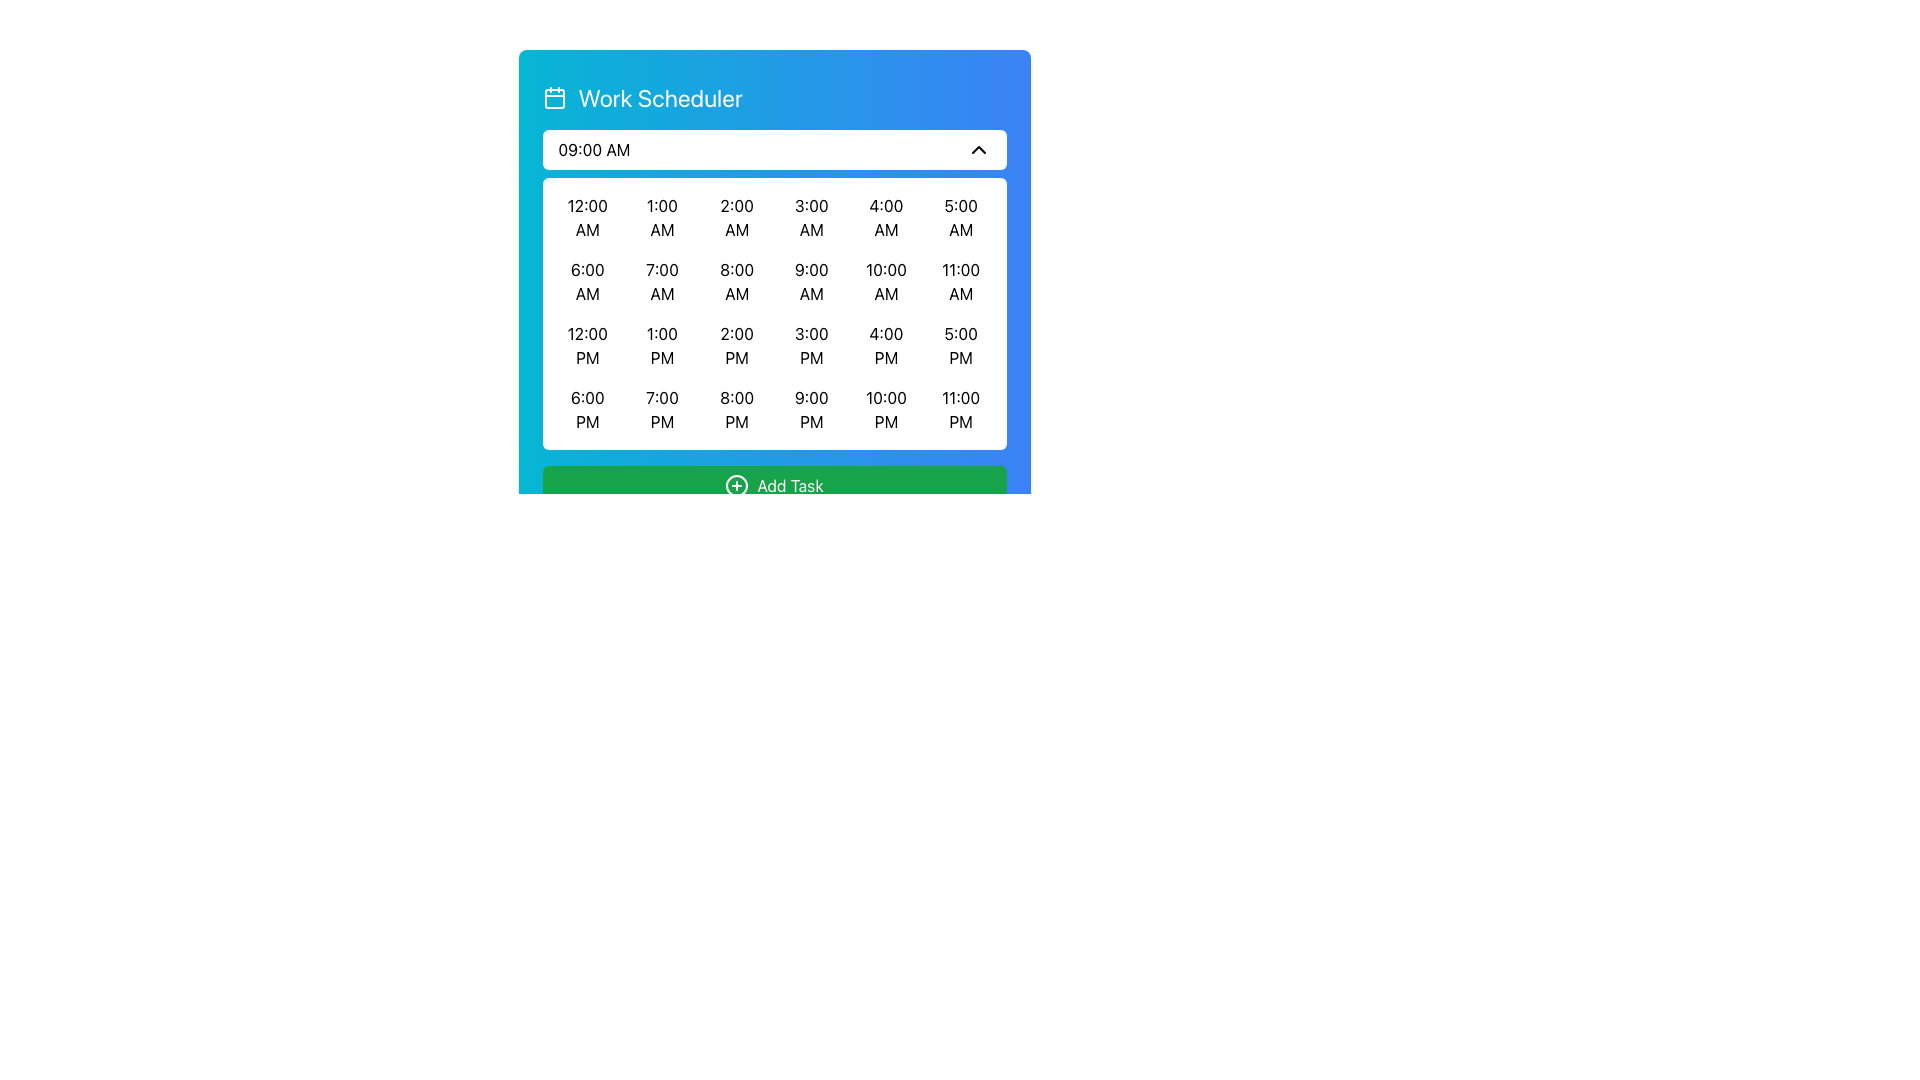  What do you see at coordinates (961, 281) in the screenshot?
I see `the time selection button for '11:00 AM' located in the fifth column and second row of the grid layout` at bounding box center [961, 281].